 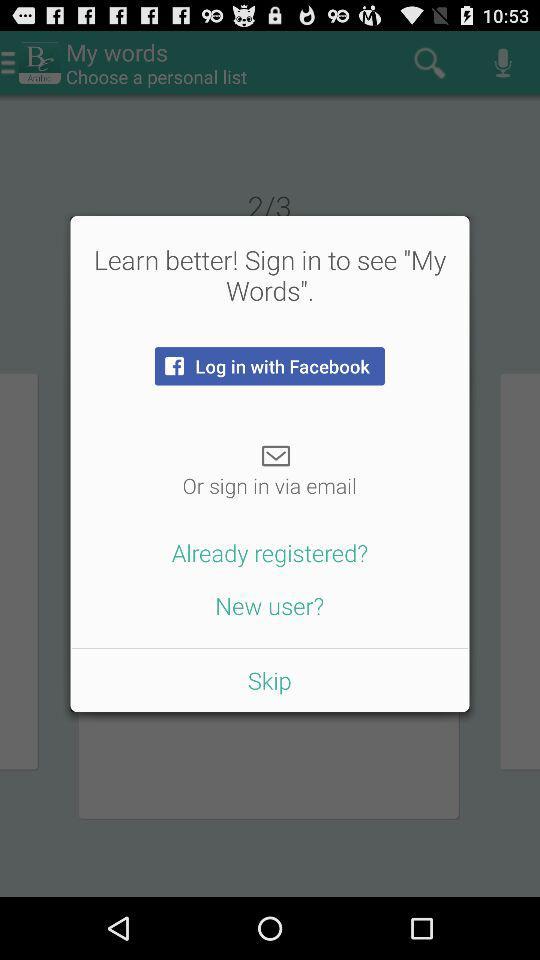 What do you see at coordinates (269, 365) in the screenshot?
I see `the item below the learn better sign item` at bounding box center [269, 365].